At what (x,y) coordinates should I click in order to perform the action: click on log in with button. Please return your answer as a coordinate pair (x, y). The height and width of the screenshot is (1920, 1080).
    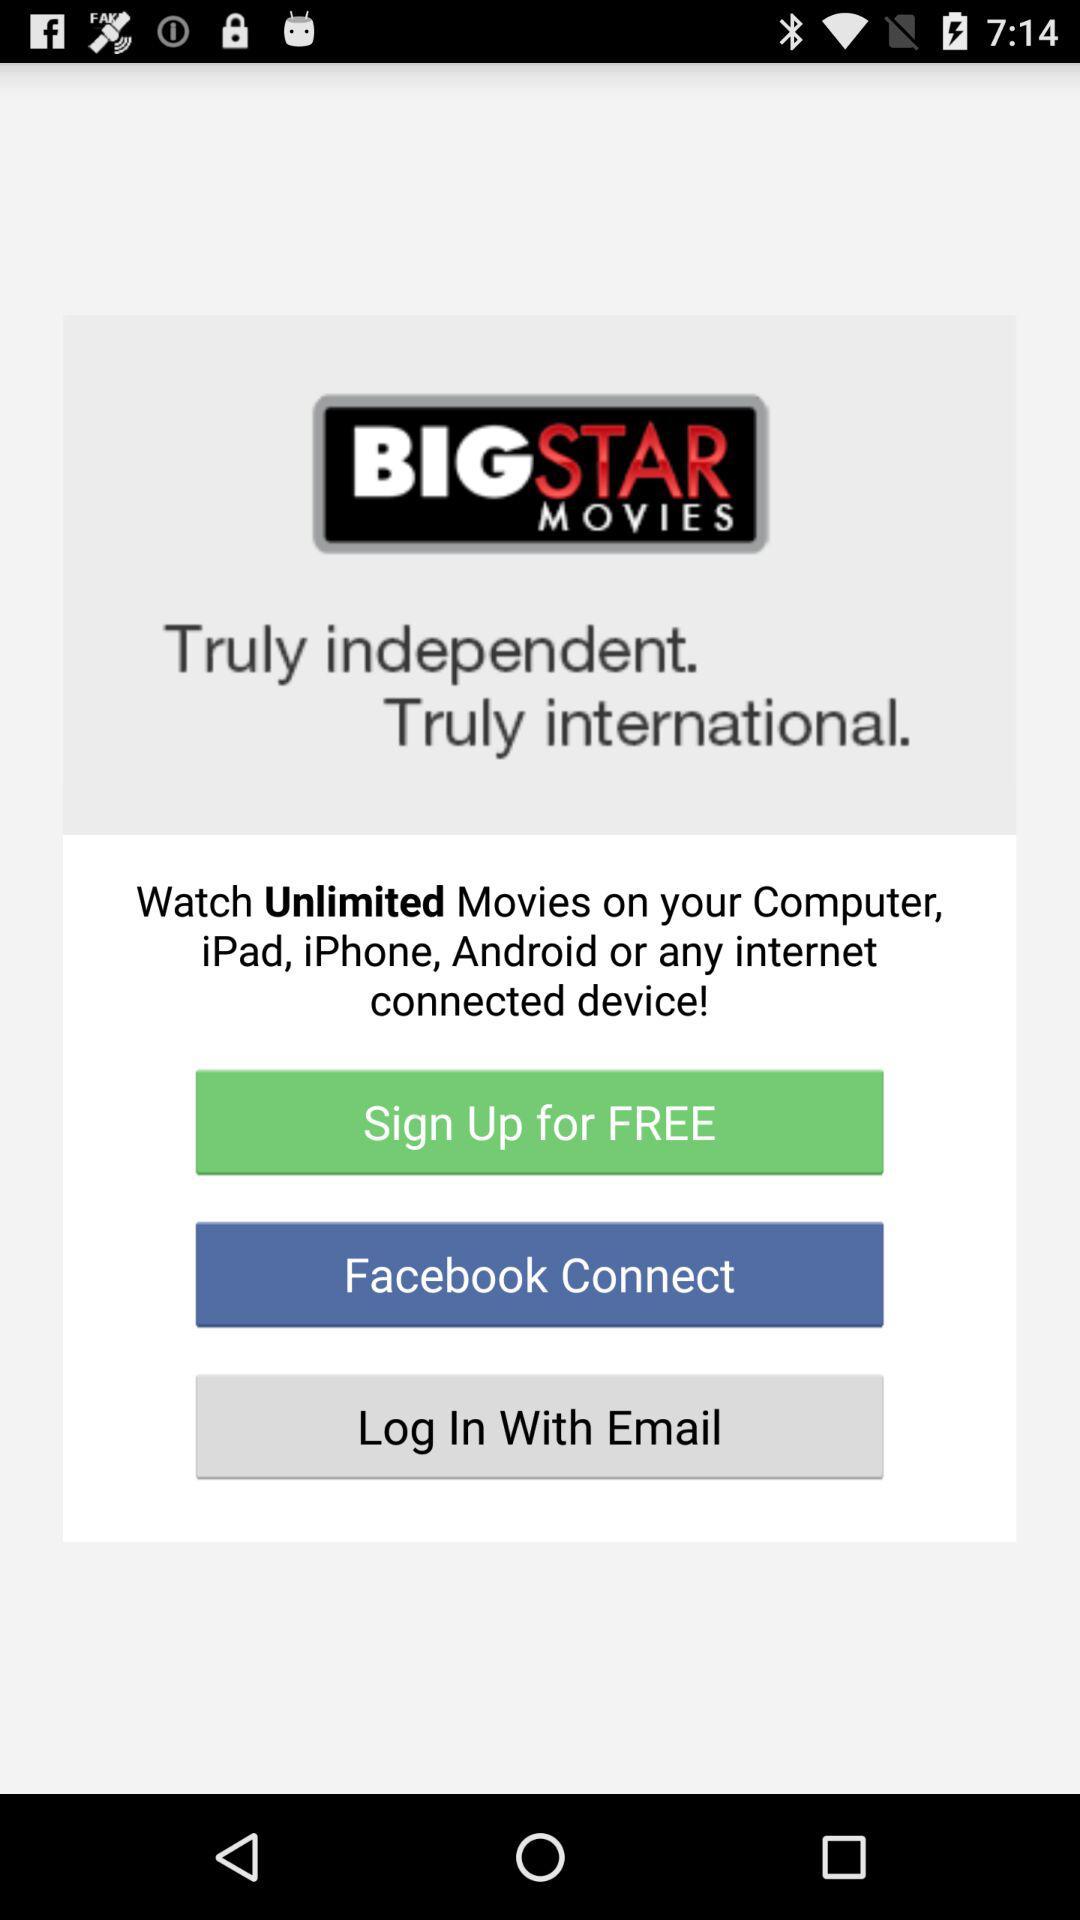
    Looking at the image, I should click on (538, 1425).